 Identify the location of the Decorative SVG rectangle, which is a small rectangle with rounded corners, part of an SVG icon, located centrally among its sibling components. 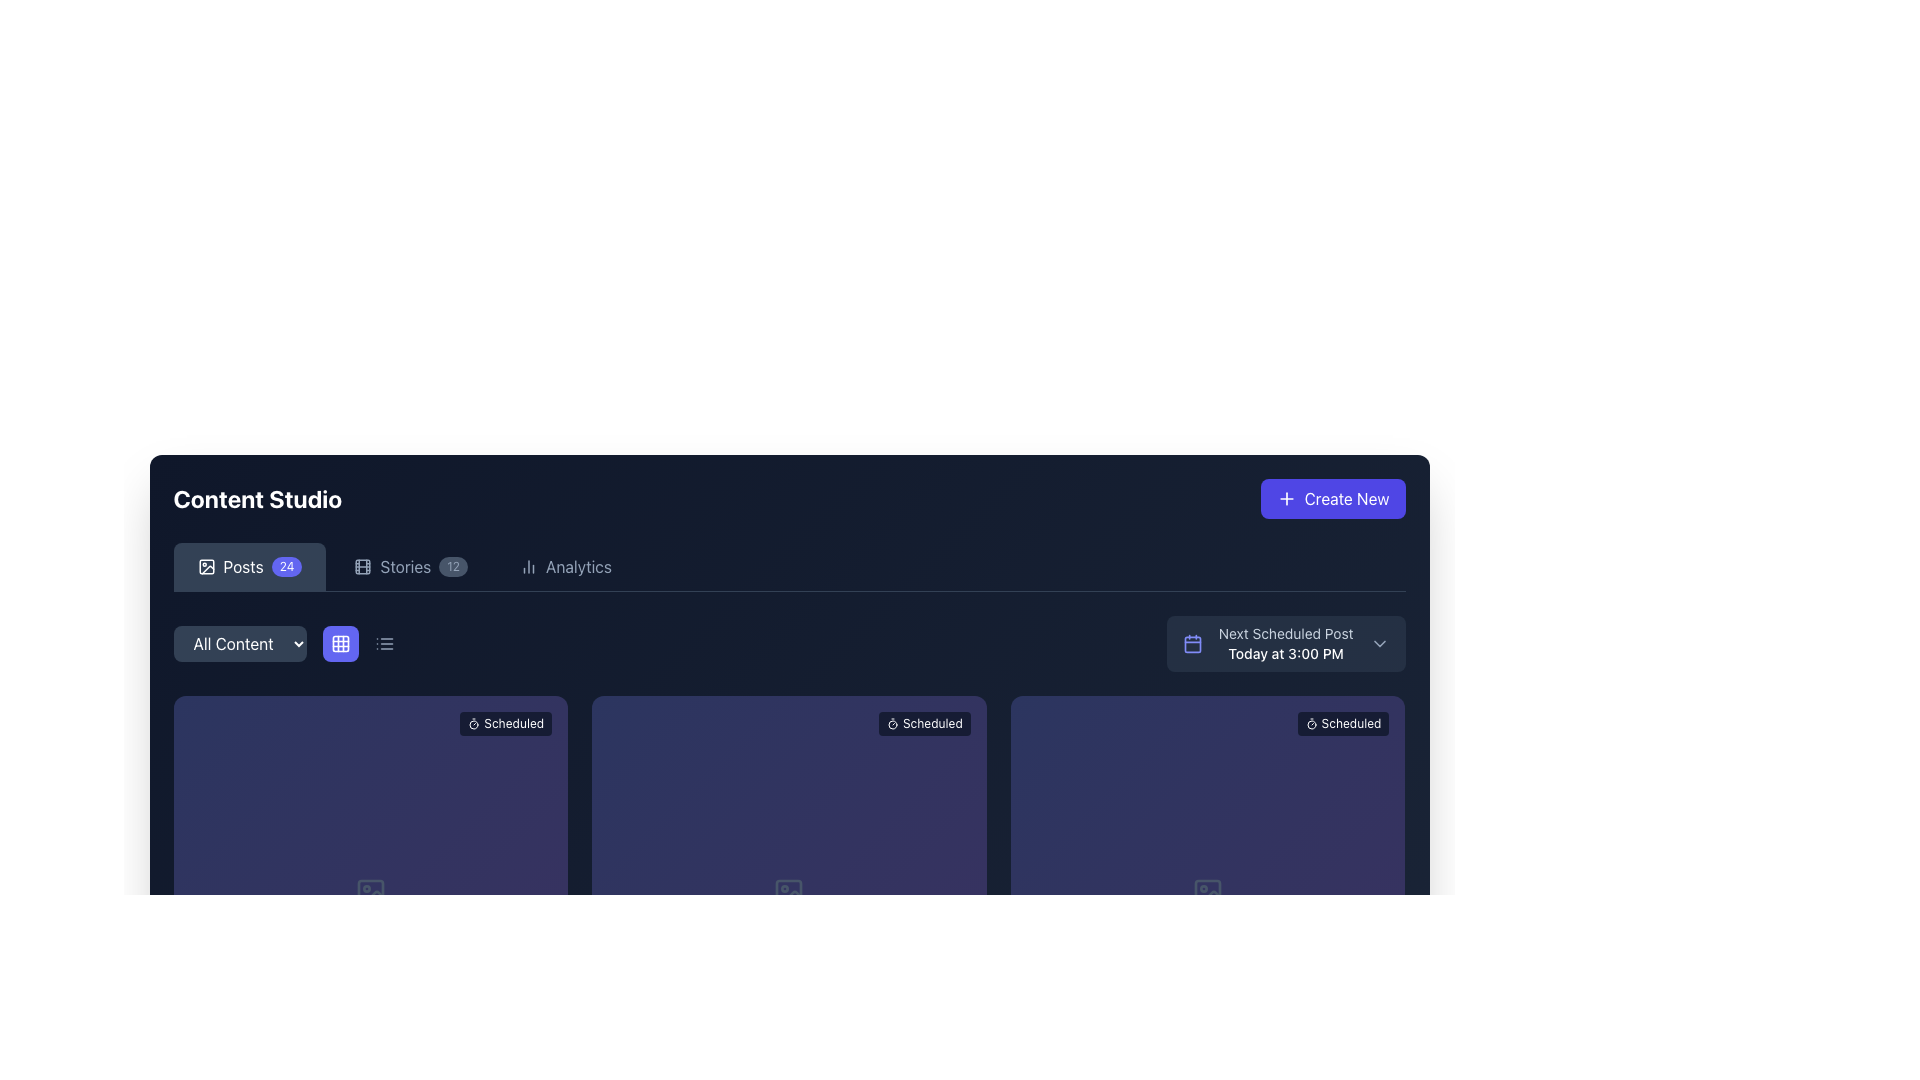
(206, 567).